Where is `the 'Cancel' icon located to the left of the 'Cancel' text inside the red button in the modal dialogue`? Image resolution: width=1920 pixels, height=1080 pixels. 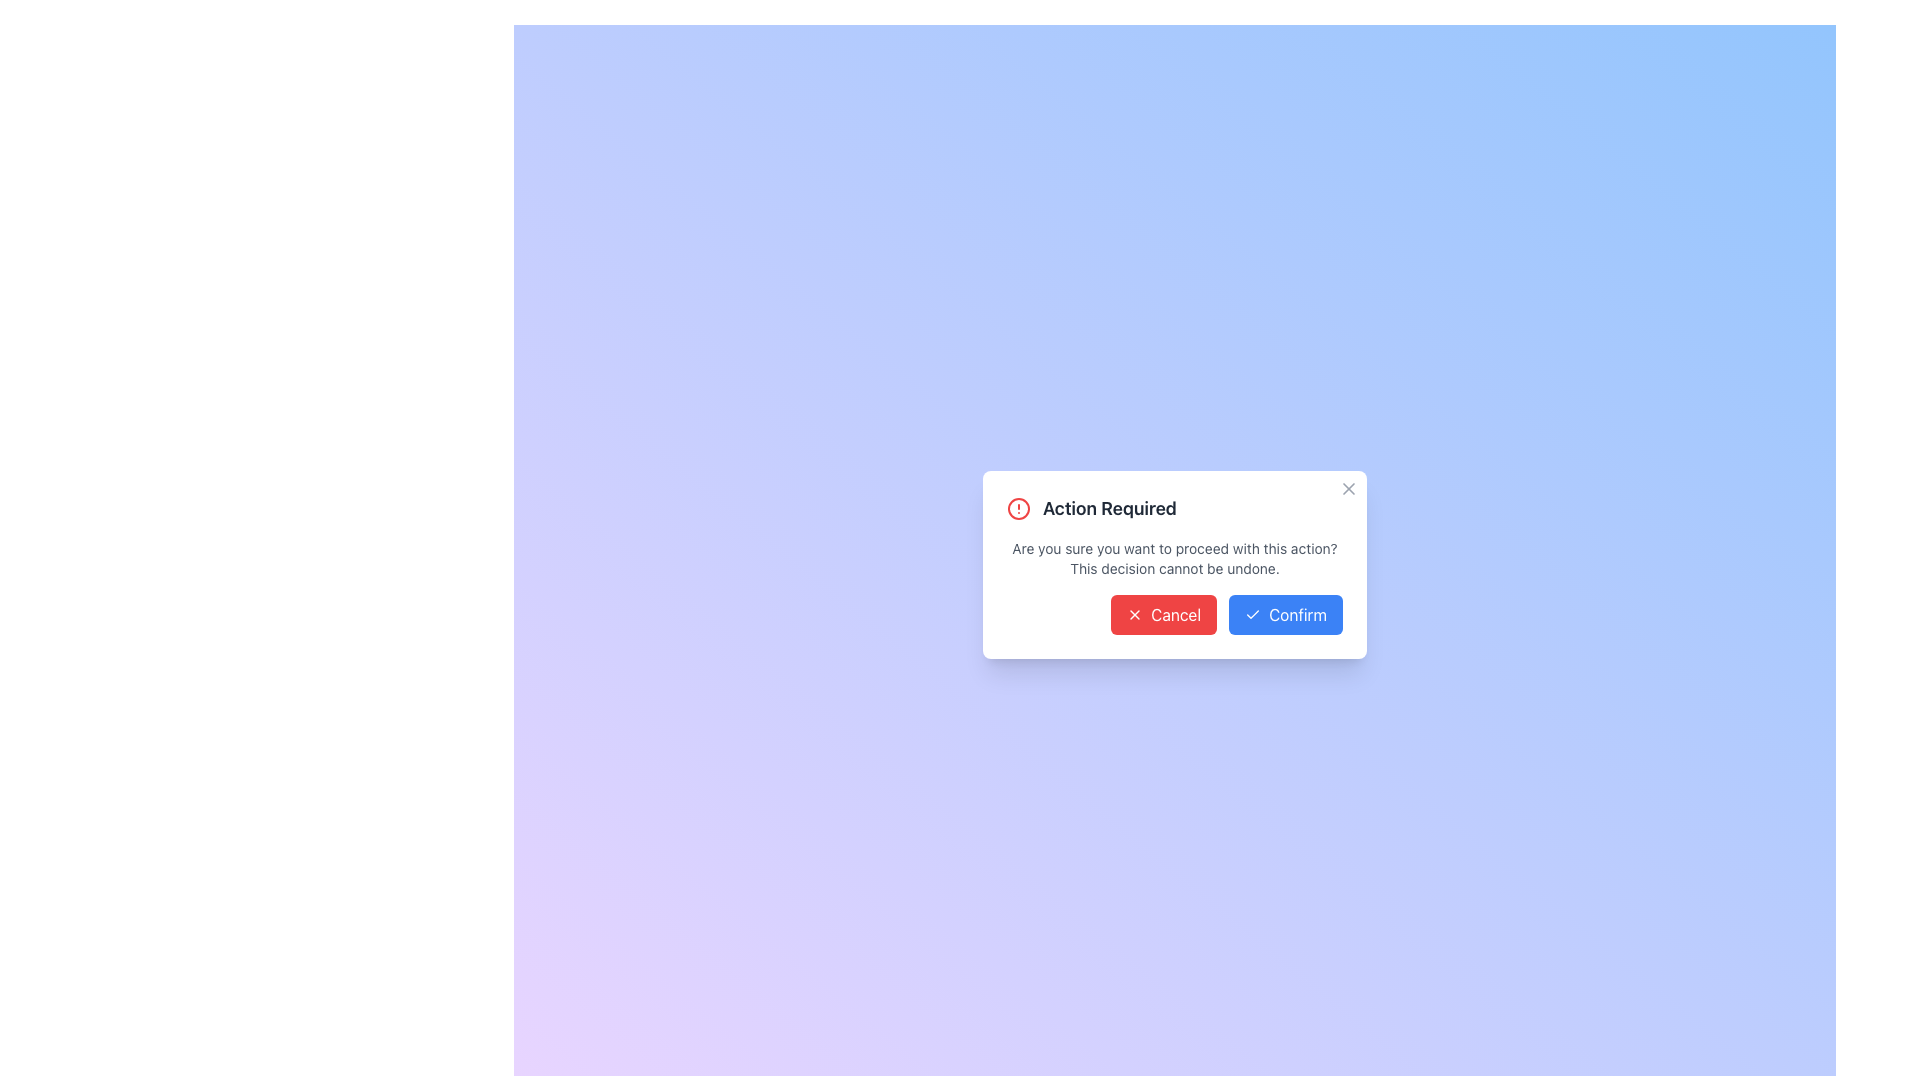 the 'Cancel' icon located to the left of the 'Cancel' text inside the red button in the modal dialogue is located at coordinates (1135, 613).